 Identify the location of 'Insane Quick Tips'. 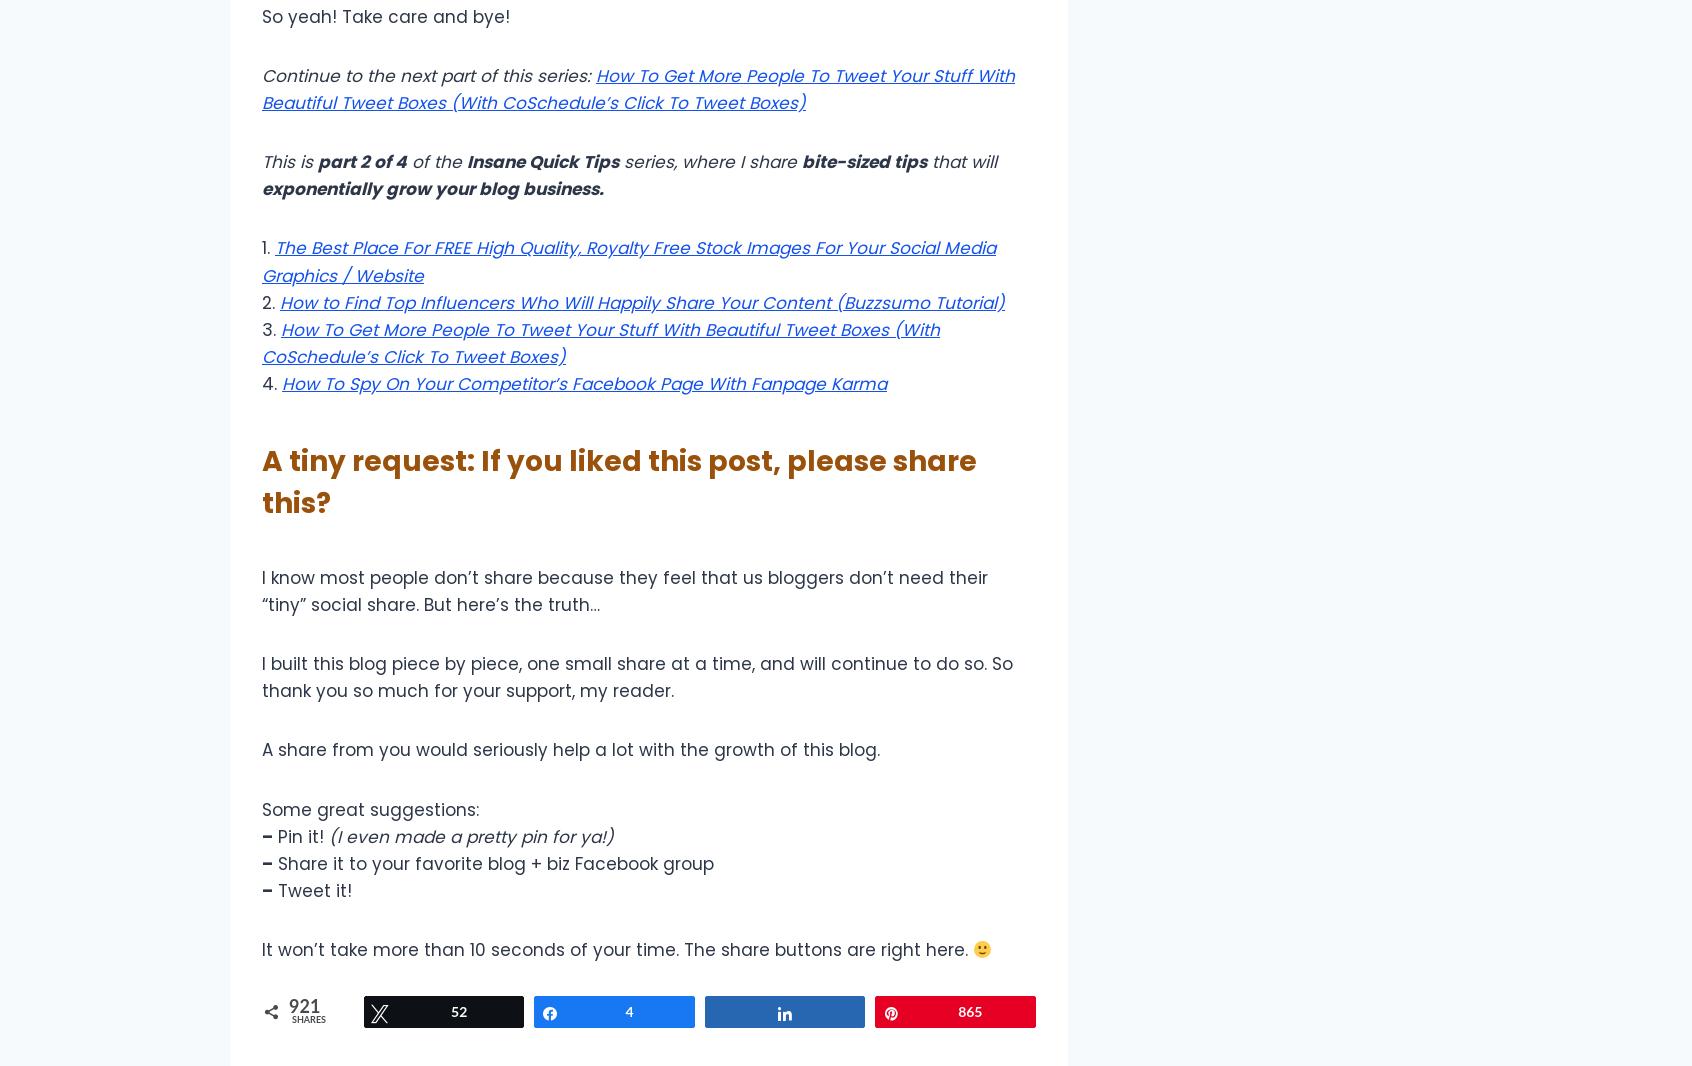
(465, 161).